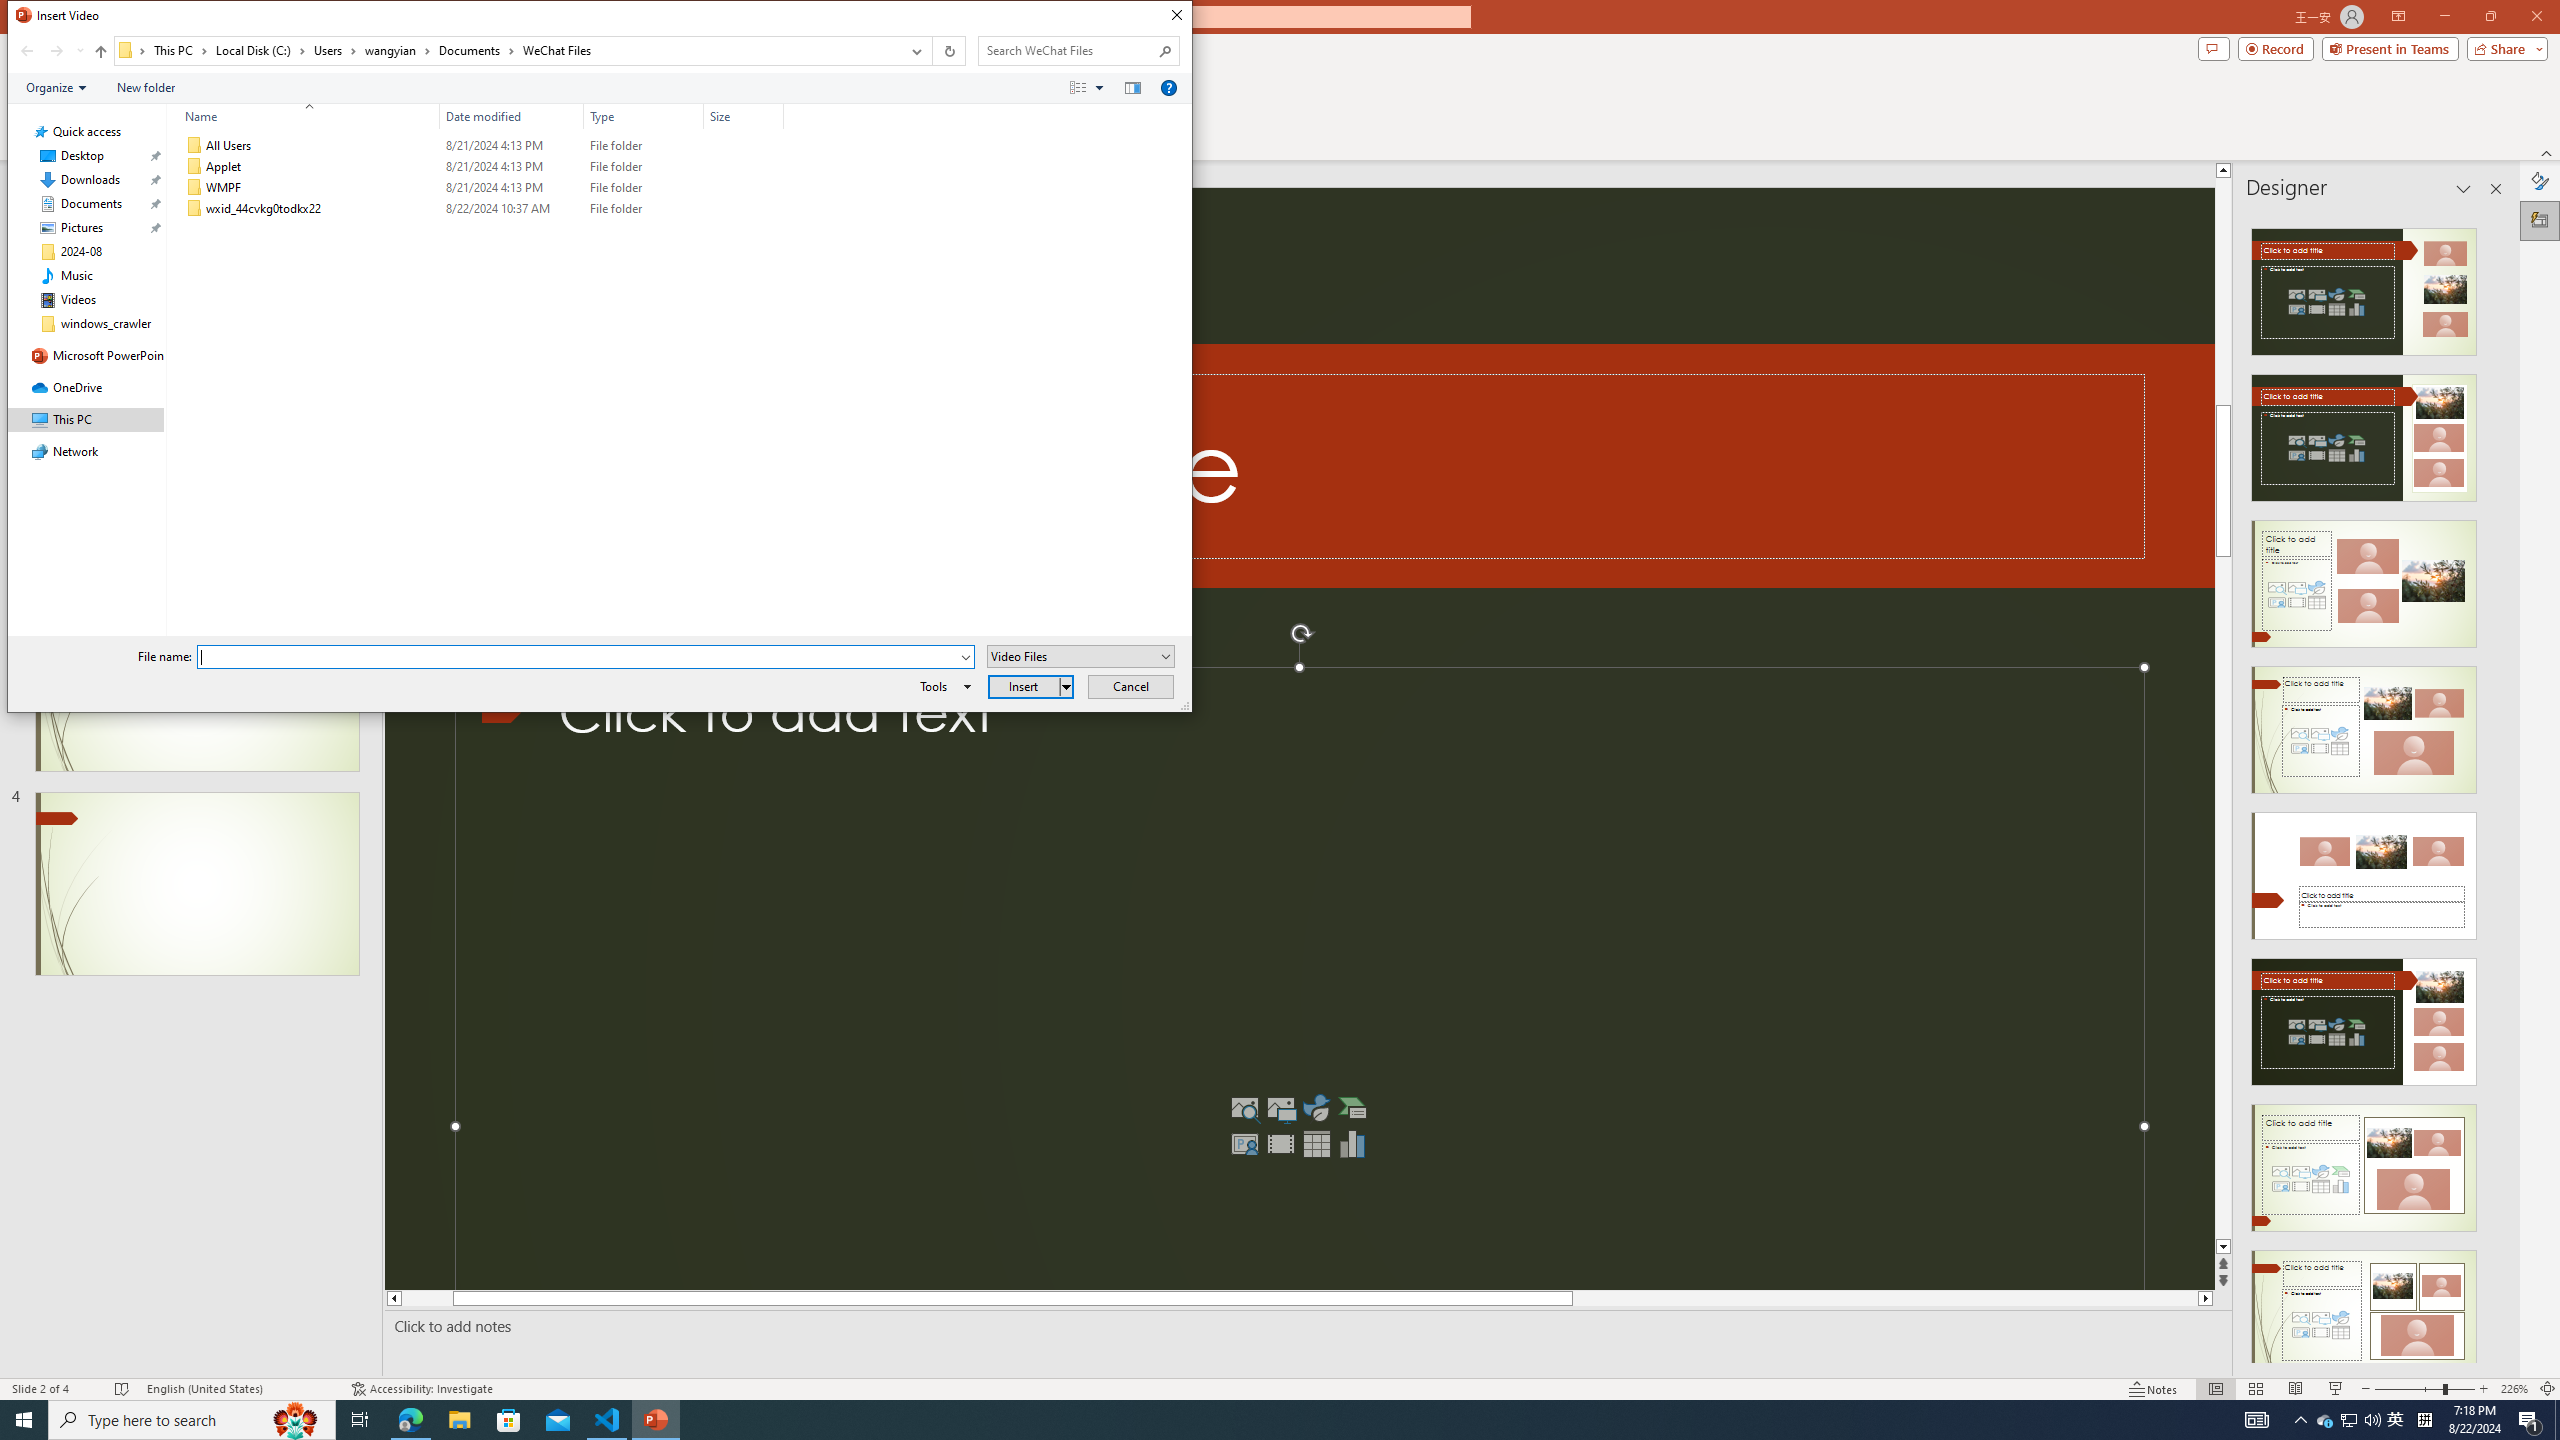 Image resolution: width=2560 pixels, height=1440 pixels. What do you see at coordinates (2494, 786) in the screenshot?
I see `'Class: NetUIScrollBar'` at bounding box center [2494, 786].